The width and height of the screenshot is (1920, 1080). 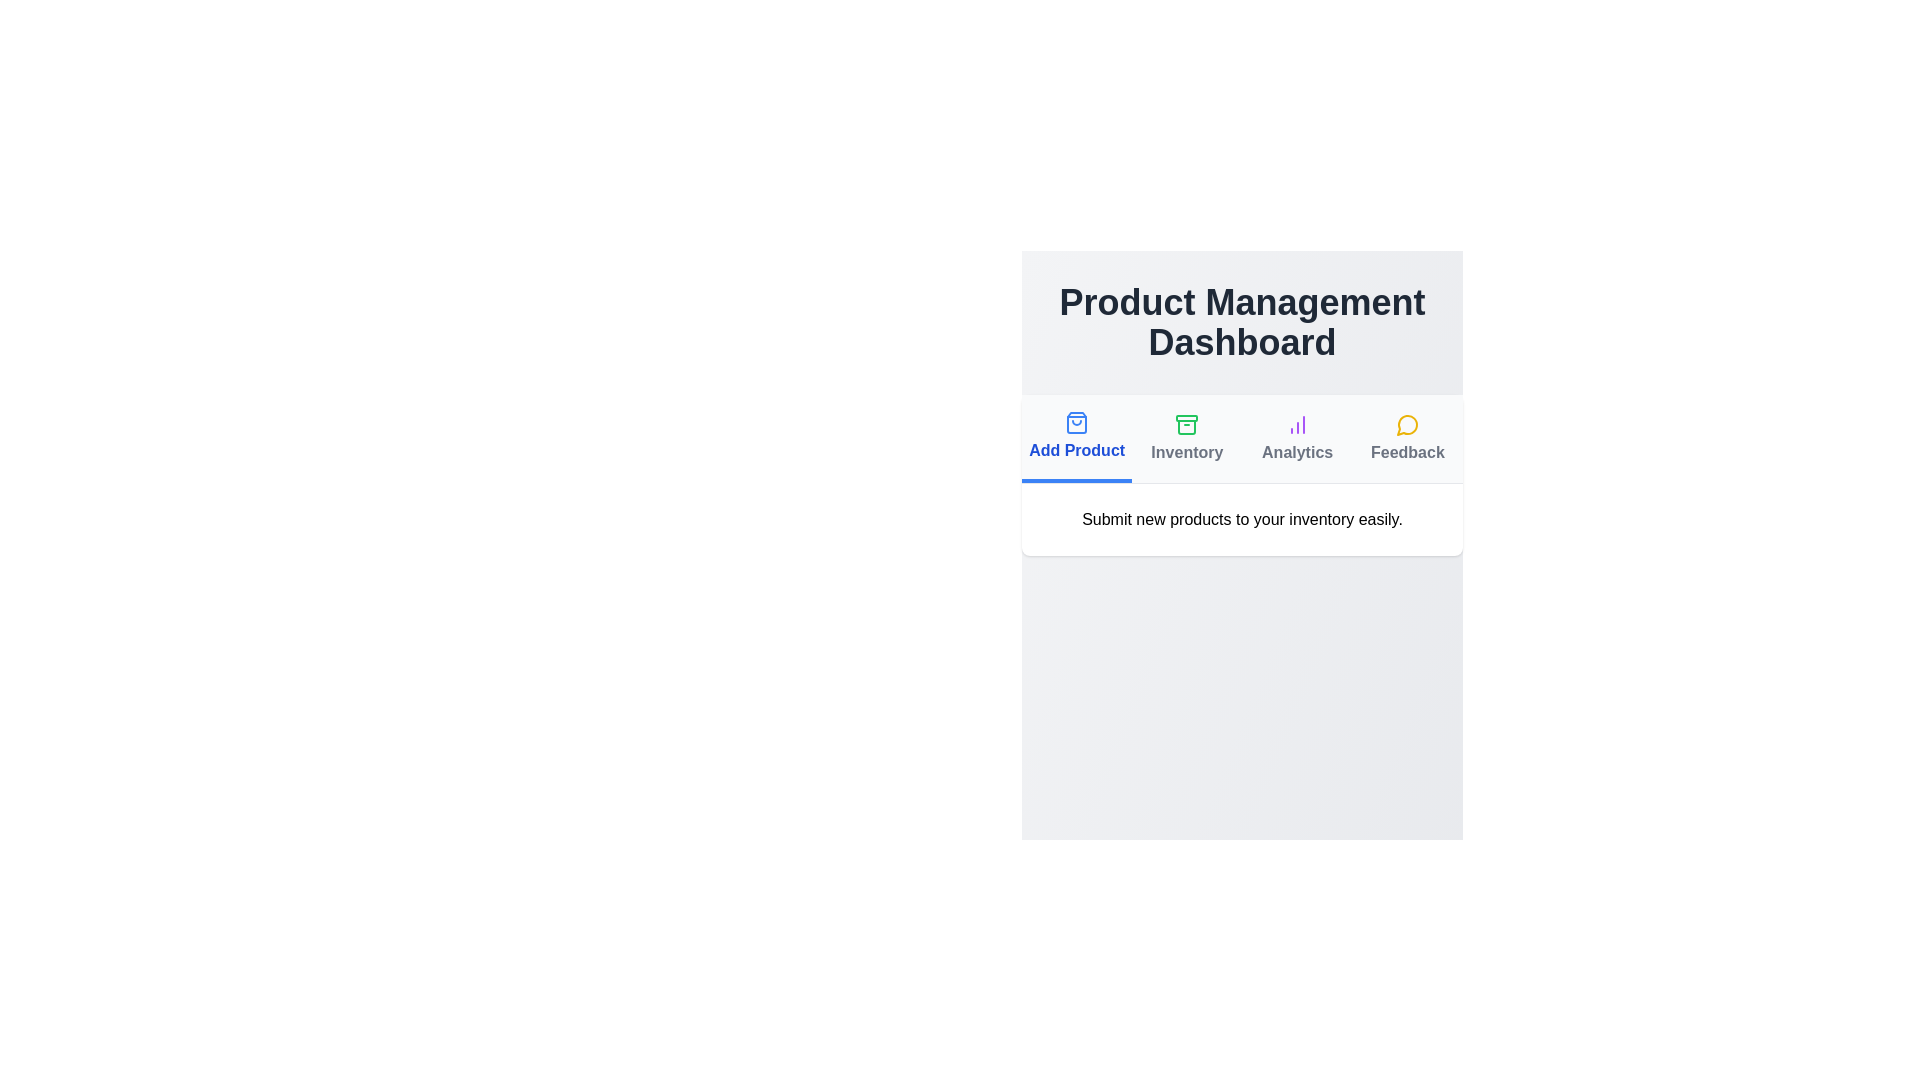 I want to click on the 'Analytics' text label in the navigation toolbar under the 'Product Management Dashboard' header, so click(x=1297, y=452).